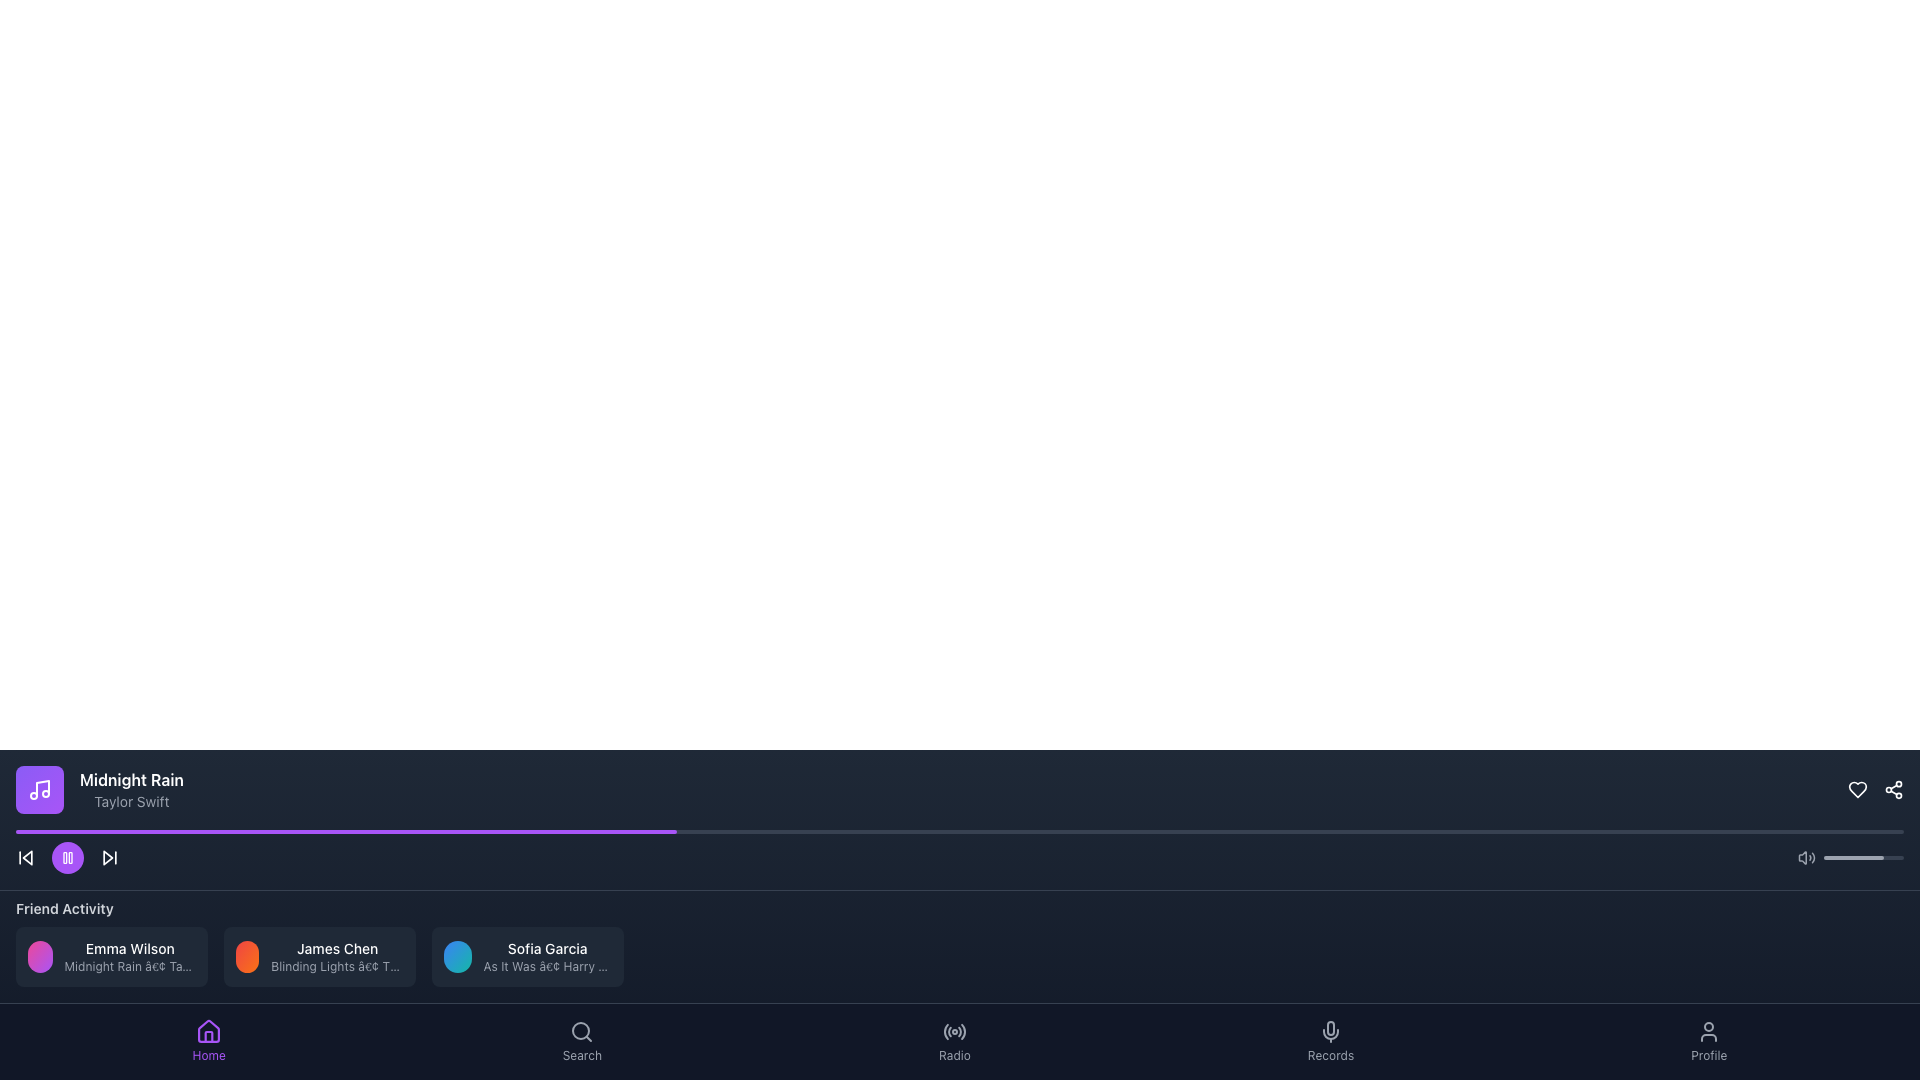  Describe the element at coordinates (109, 856) in the screenshot. I see `the skip button located at the far right of the playback controls bar, adjacent to the pause button, to change its text color` at that location.